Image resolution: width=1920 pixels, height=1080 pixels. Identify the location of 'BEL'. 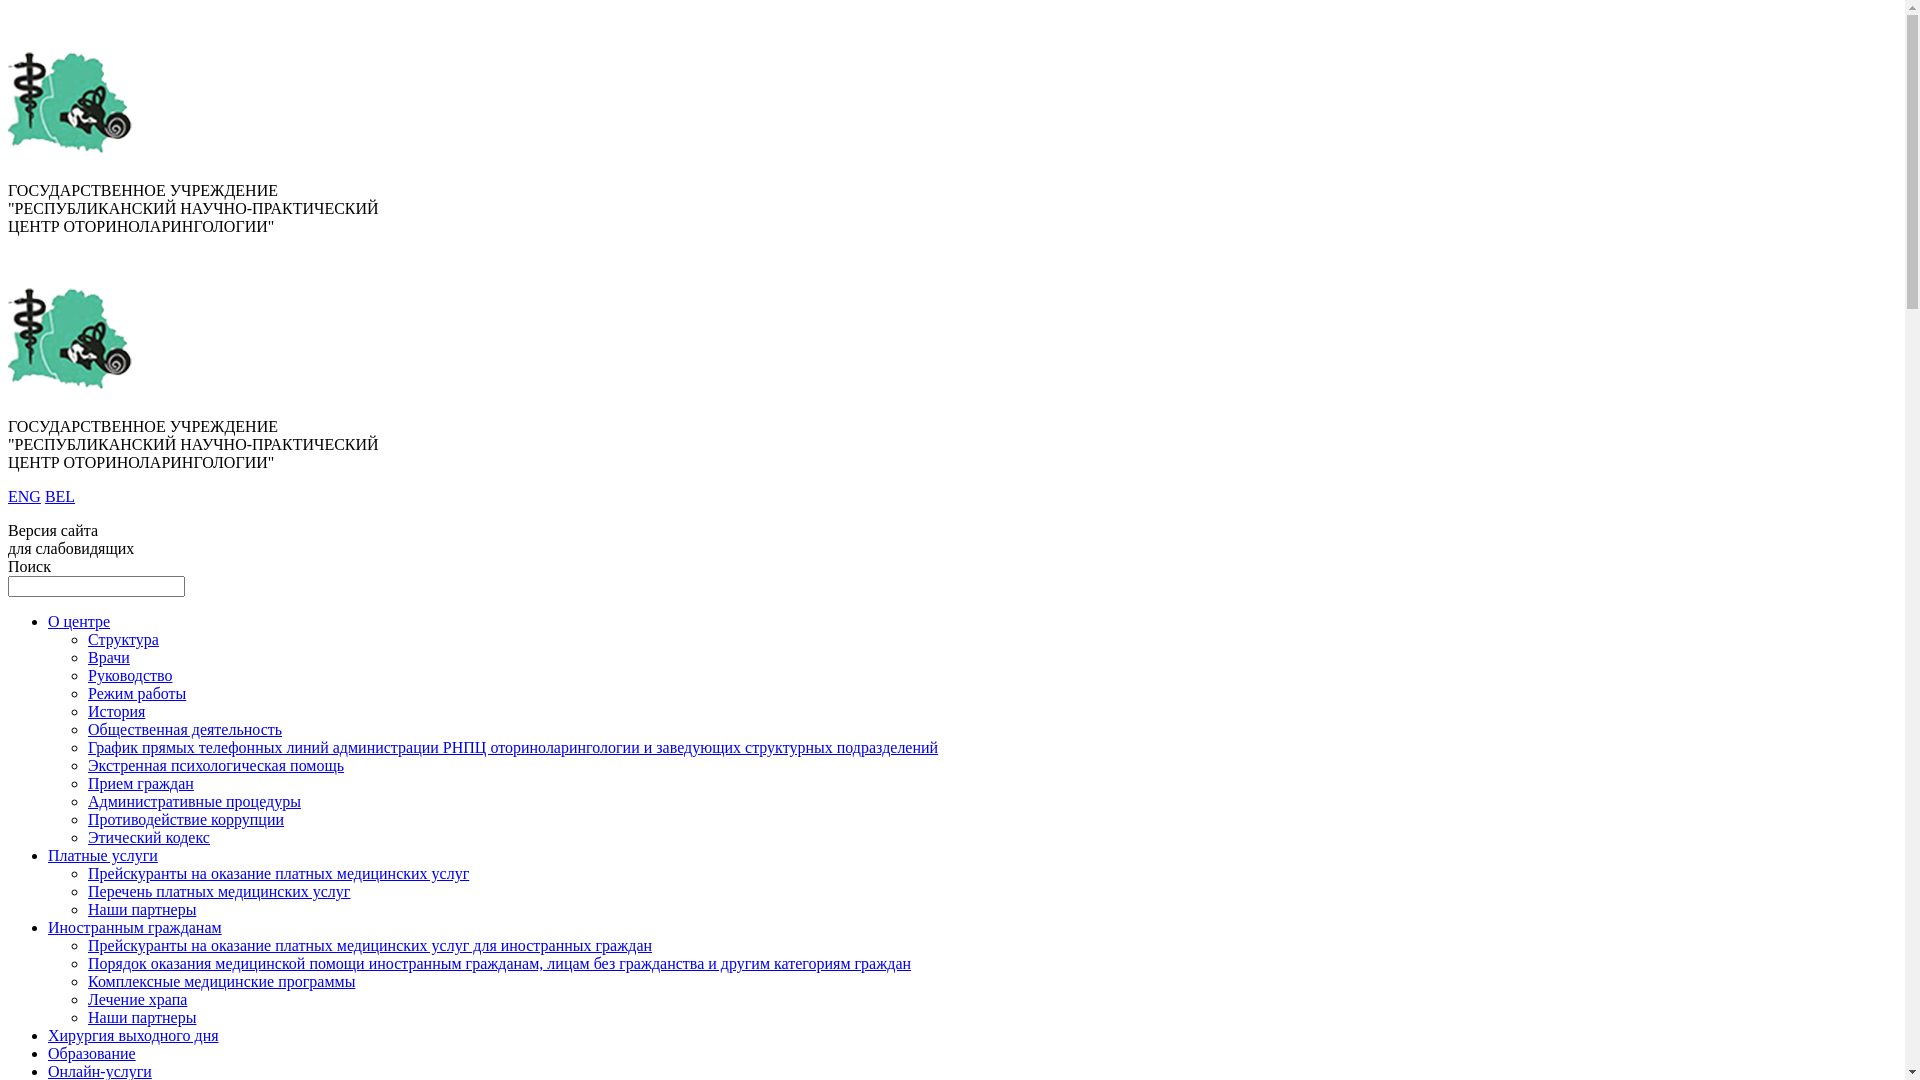
(59, 495).